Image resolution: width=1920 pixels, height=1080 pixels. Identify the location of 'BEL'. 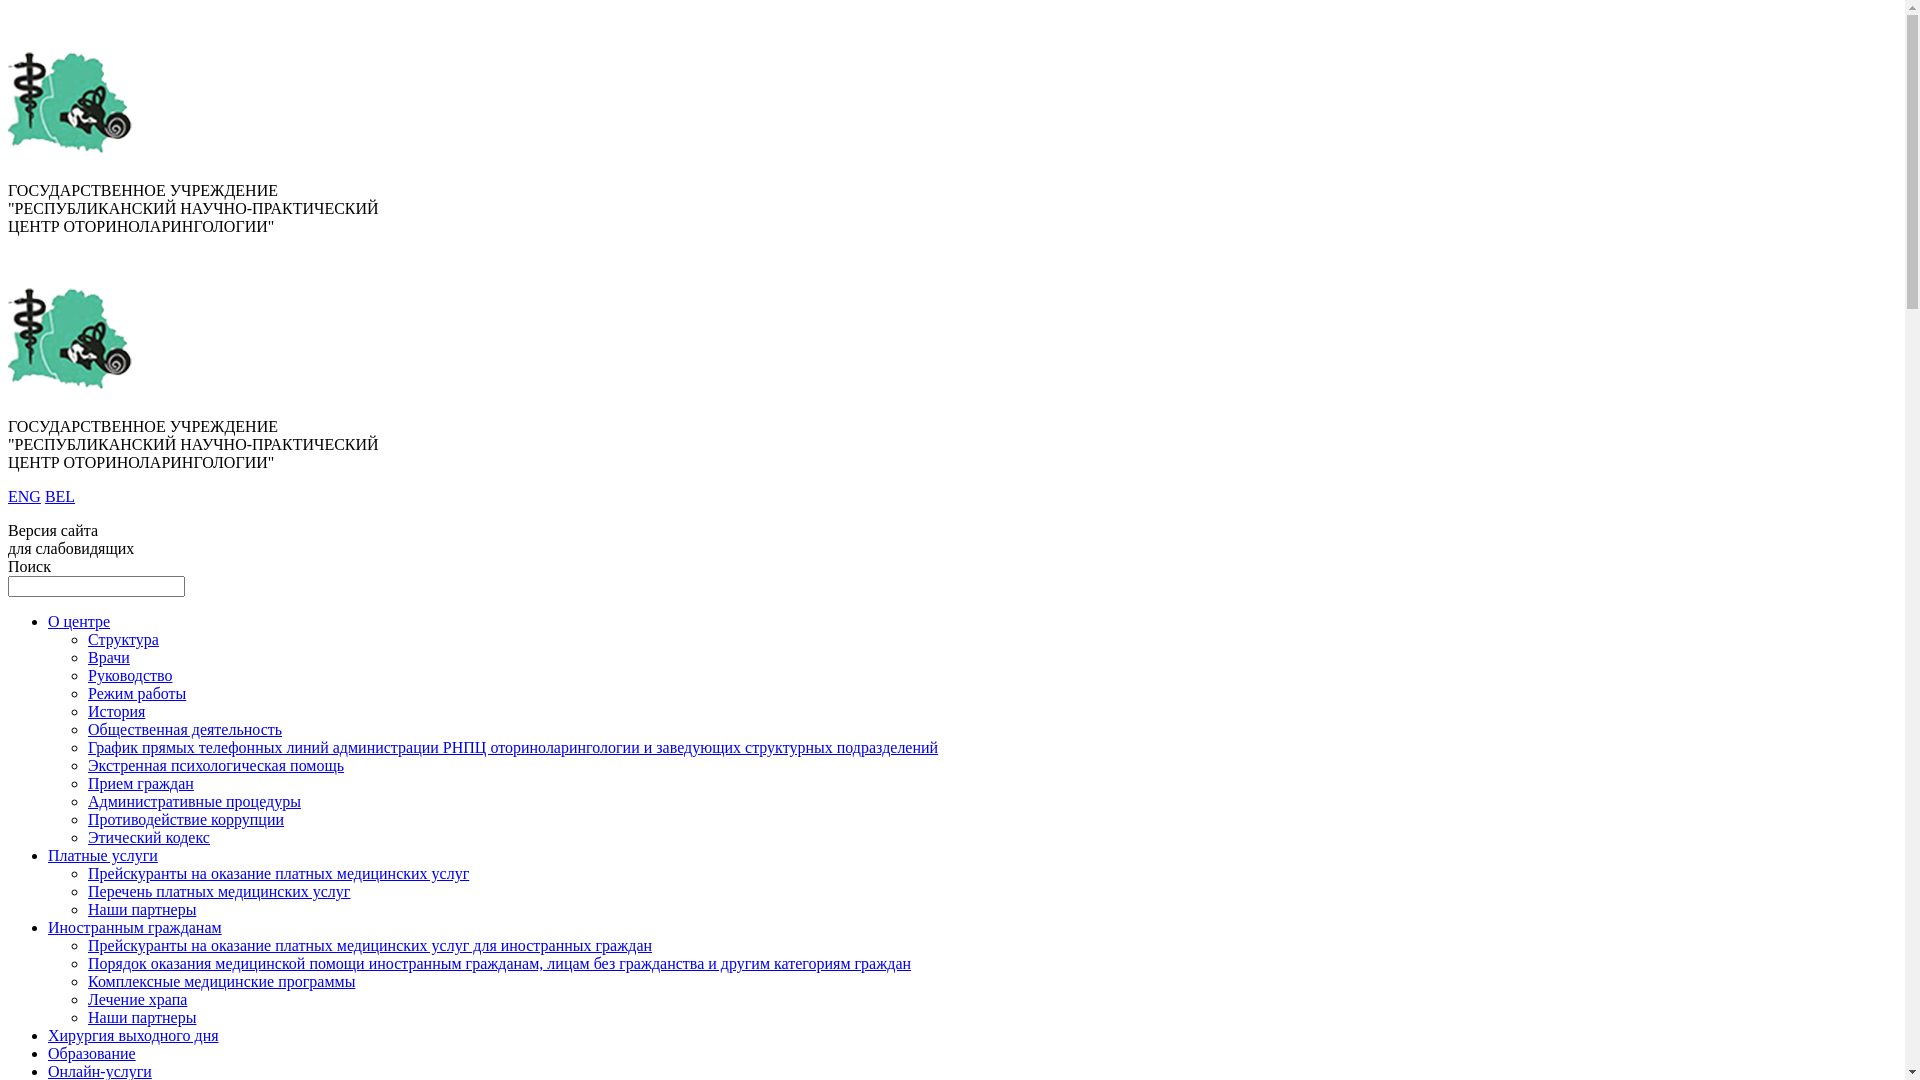
(59, 495).